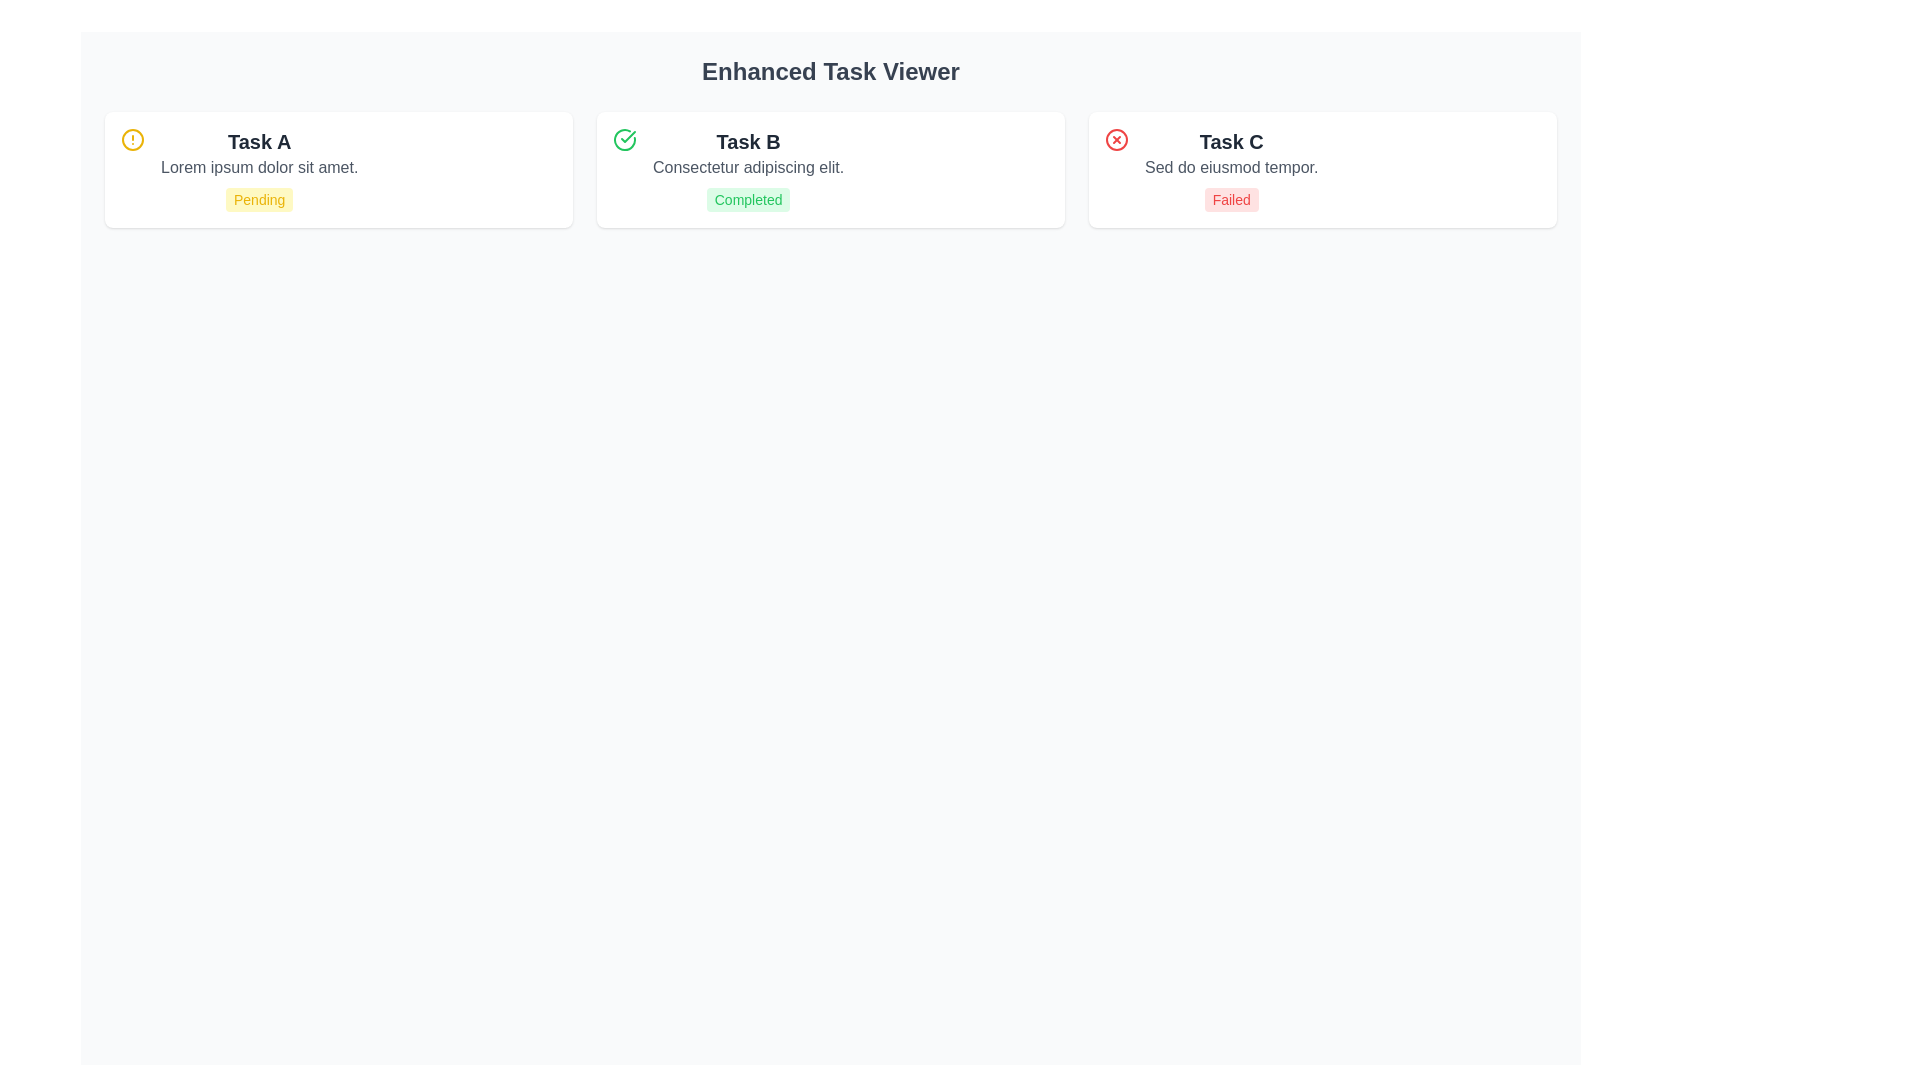 This screenshot has height=1080, width=1920. Describe the element at coordinates (1116, 138) in the screenshot. I see `failure status indicator icon located in the top-right section of the 'Task C' card` at that location.